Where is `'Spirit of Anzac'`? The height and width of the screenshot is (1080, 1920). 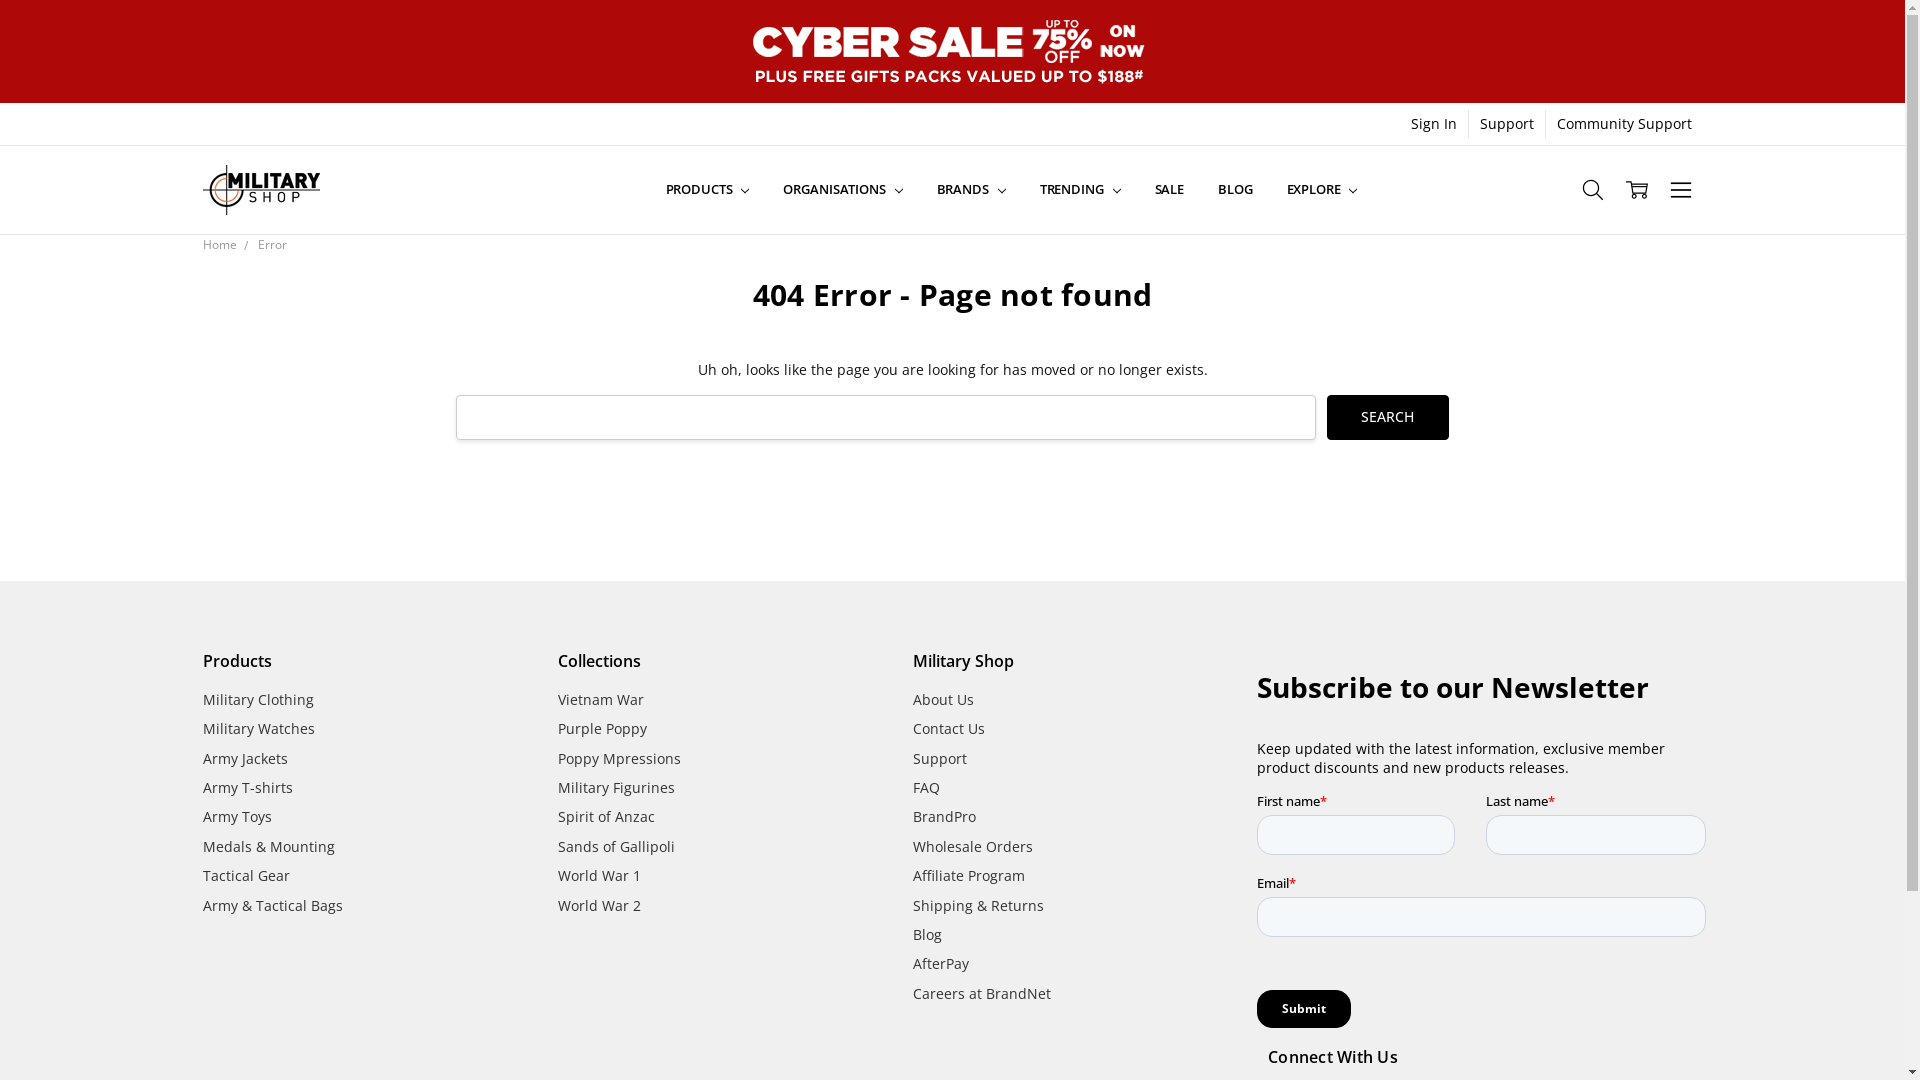 'Spirit of Anzac' is located at coordinates (605, 816).